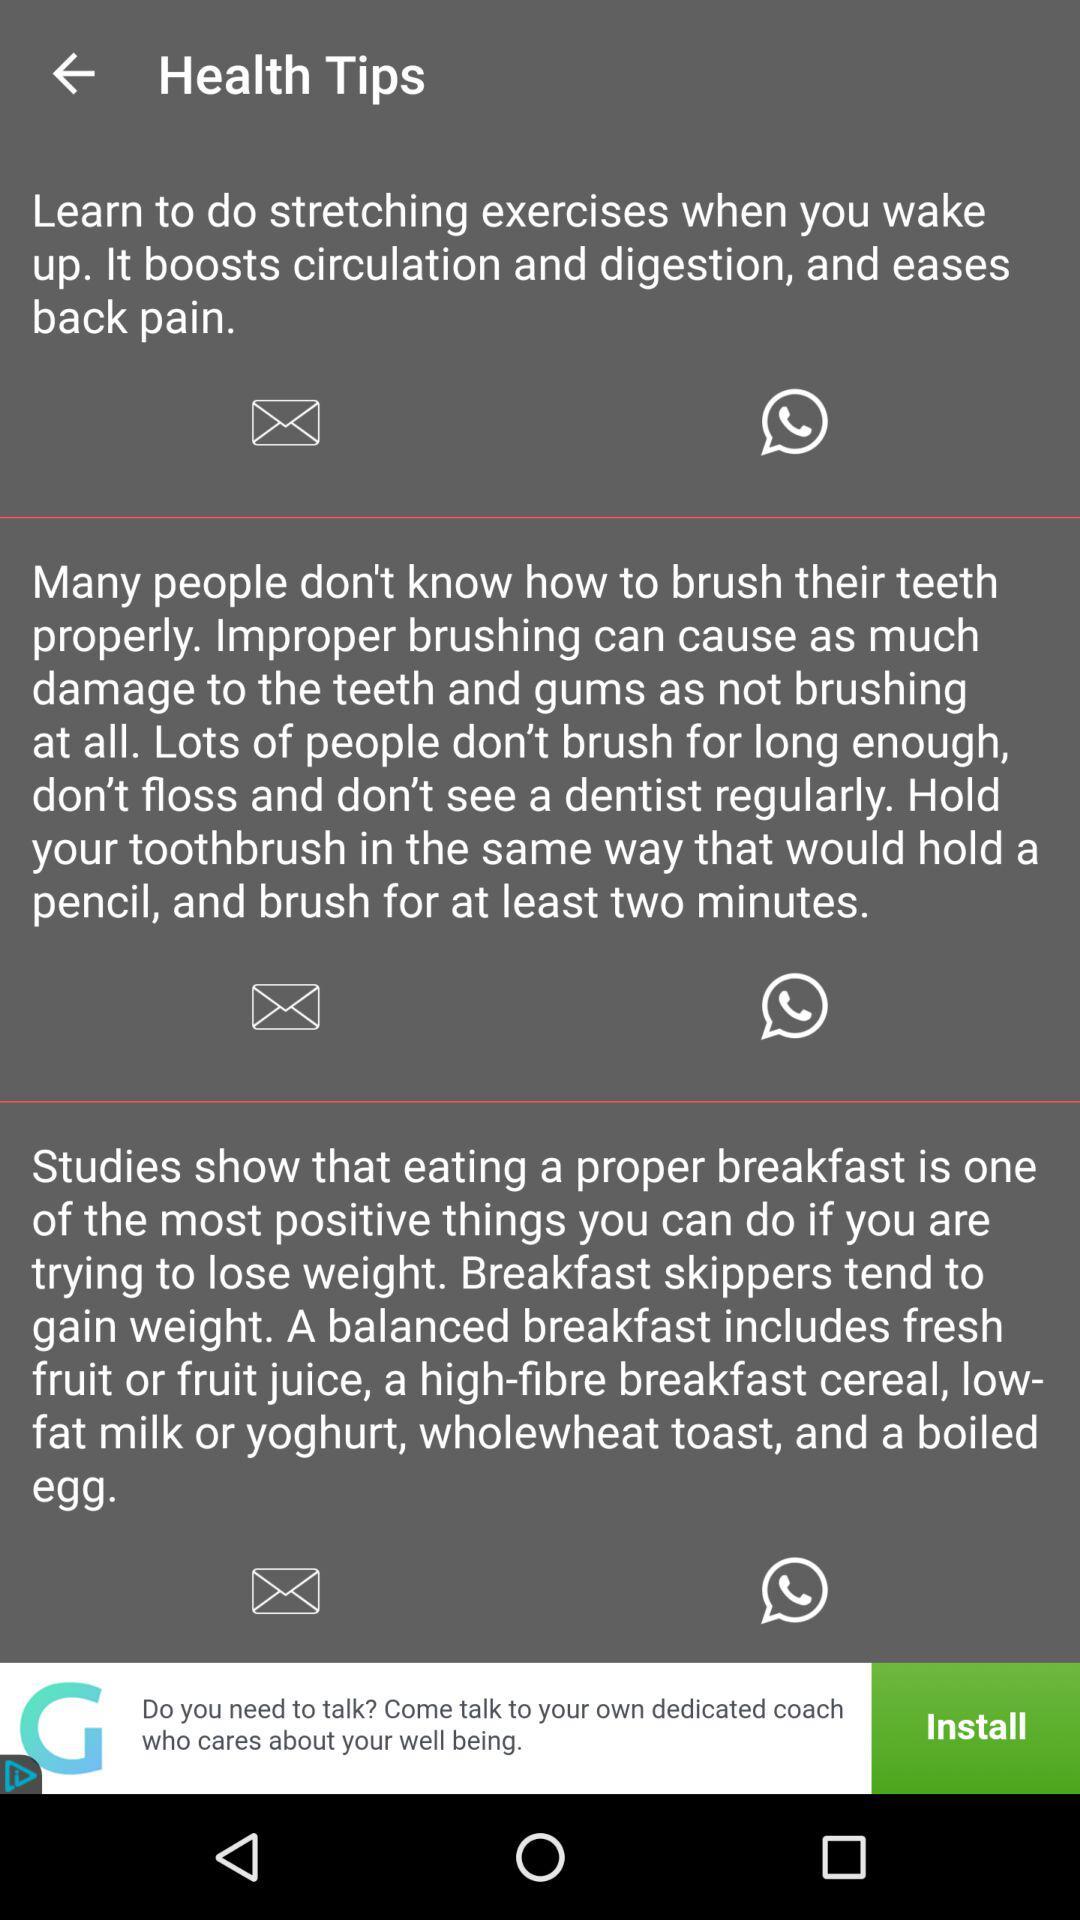  Describe the element at coordinates (72, 73) in the screenshot. I see `the item above learn to do` at that location.